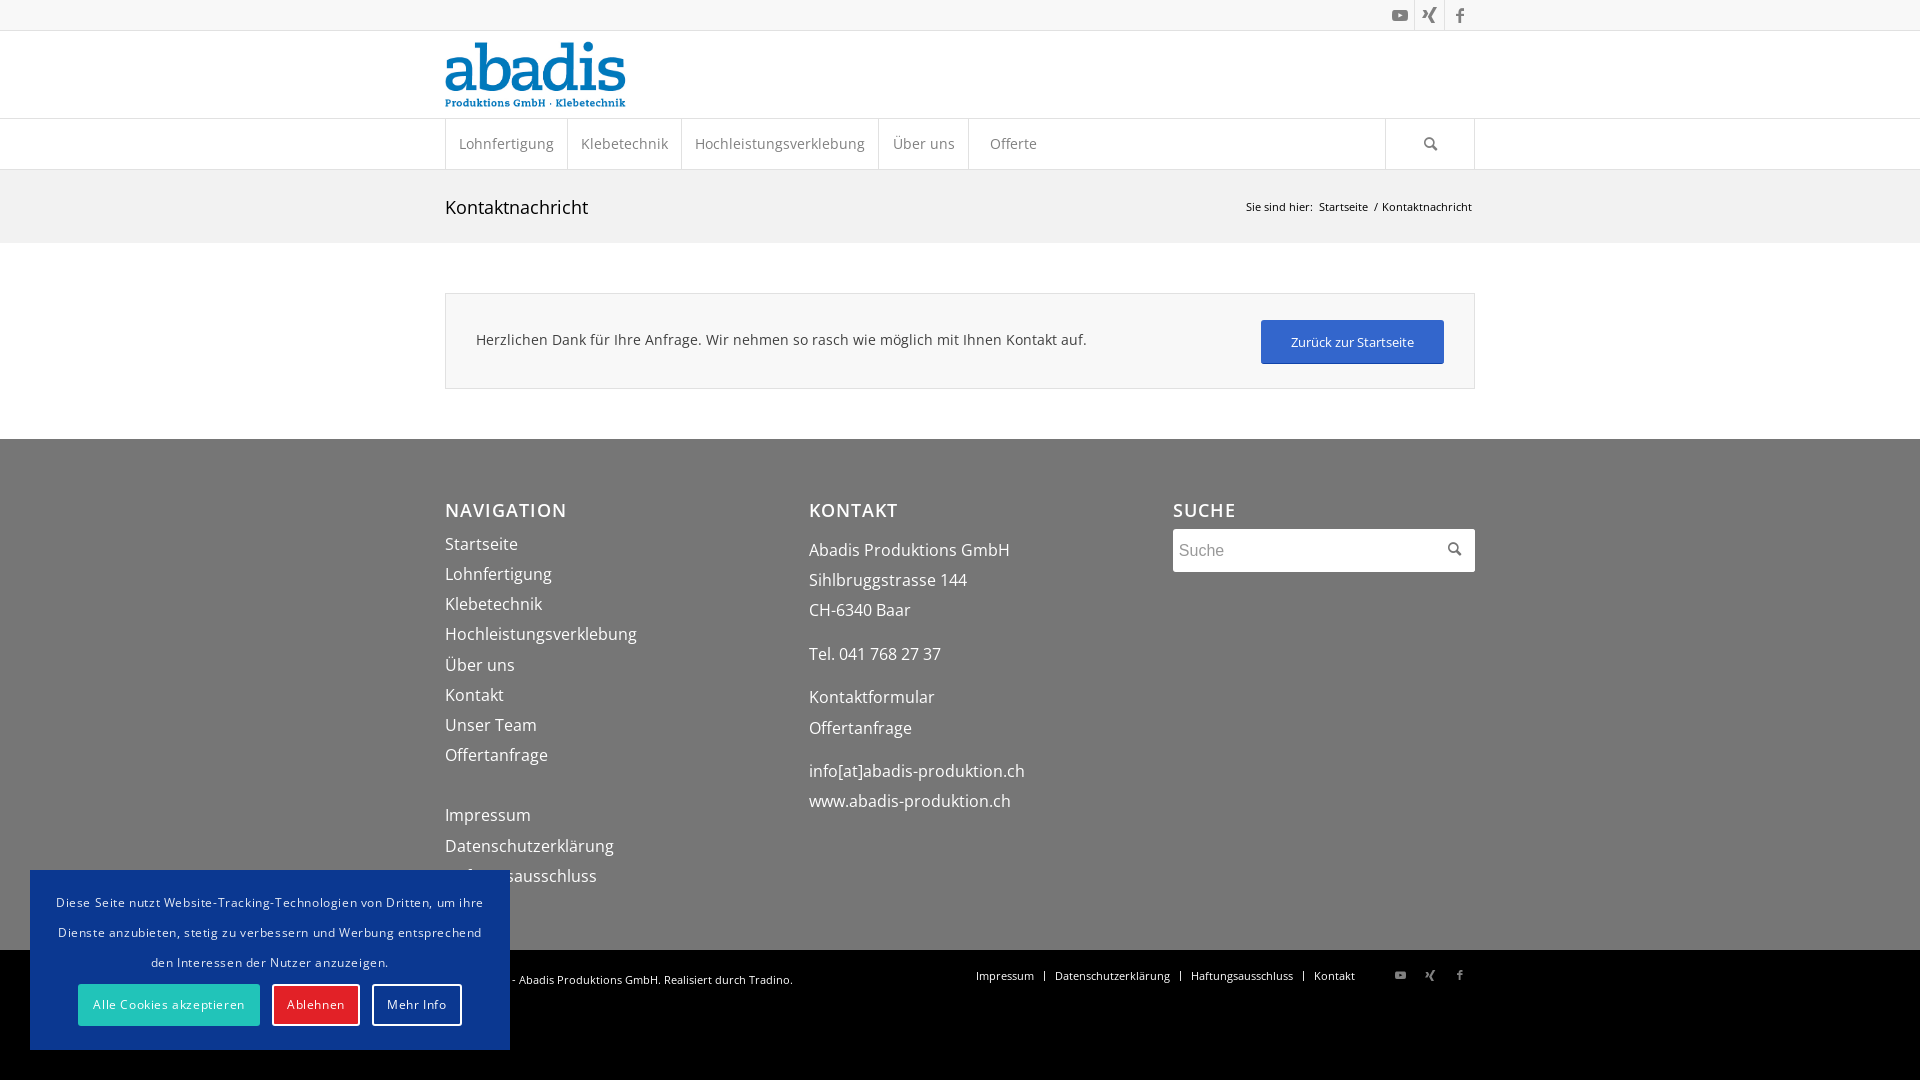  I want to click on 'Startseite', so click(481, 543).